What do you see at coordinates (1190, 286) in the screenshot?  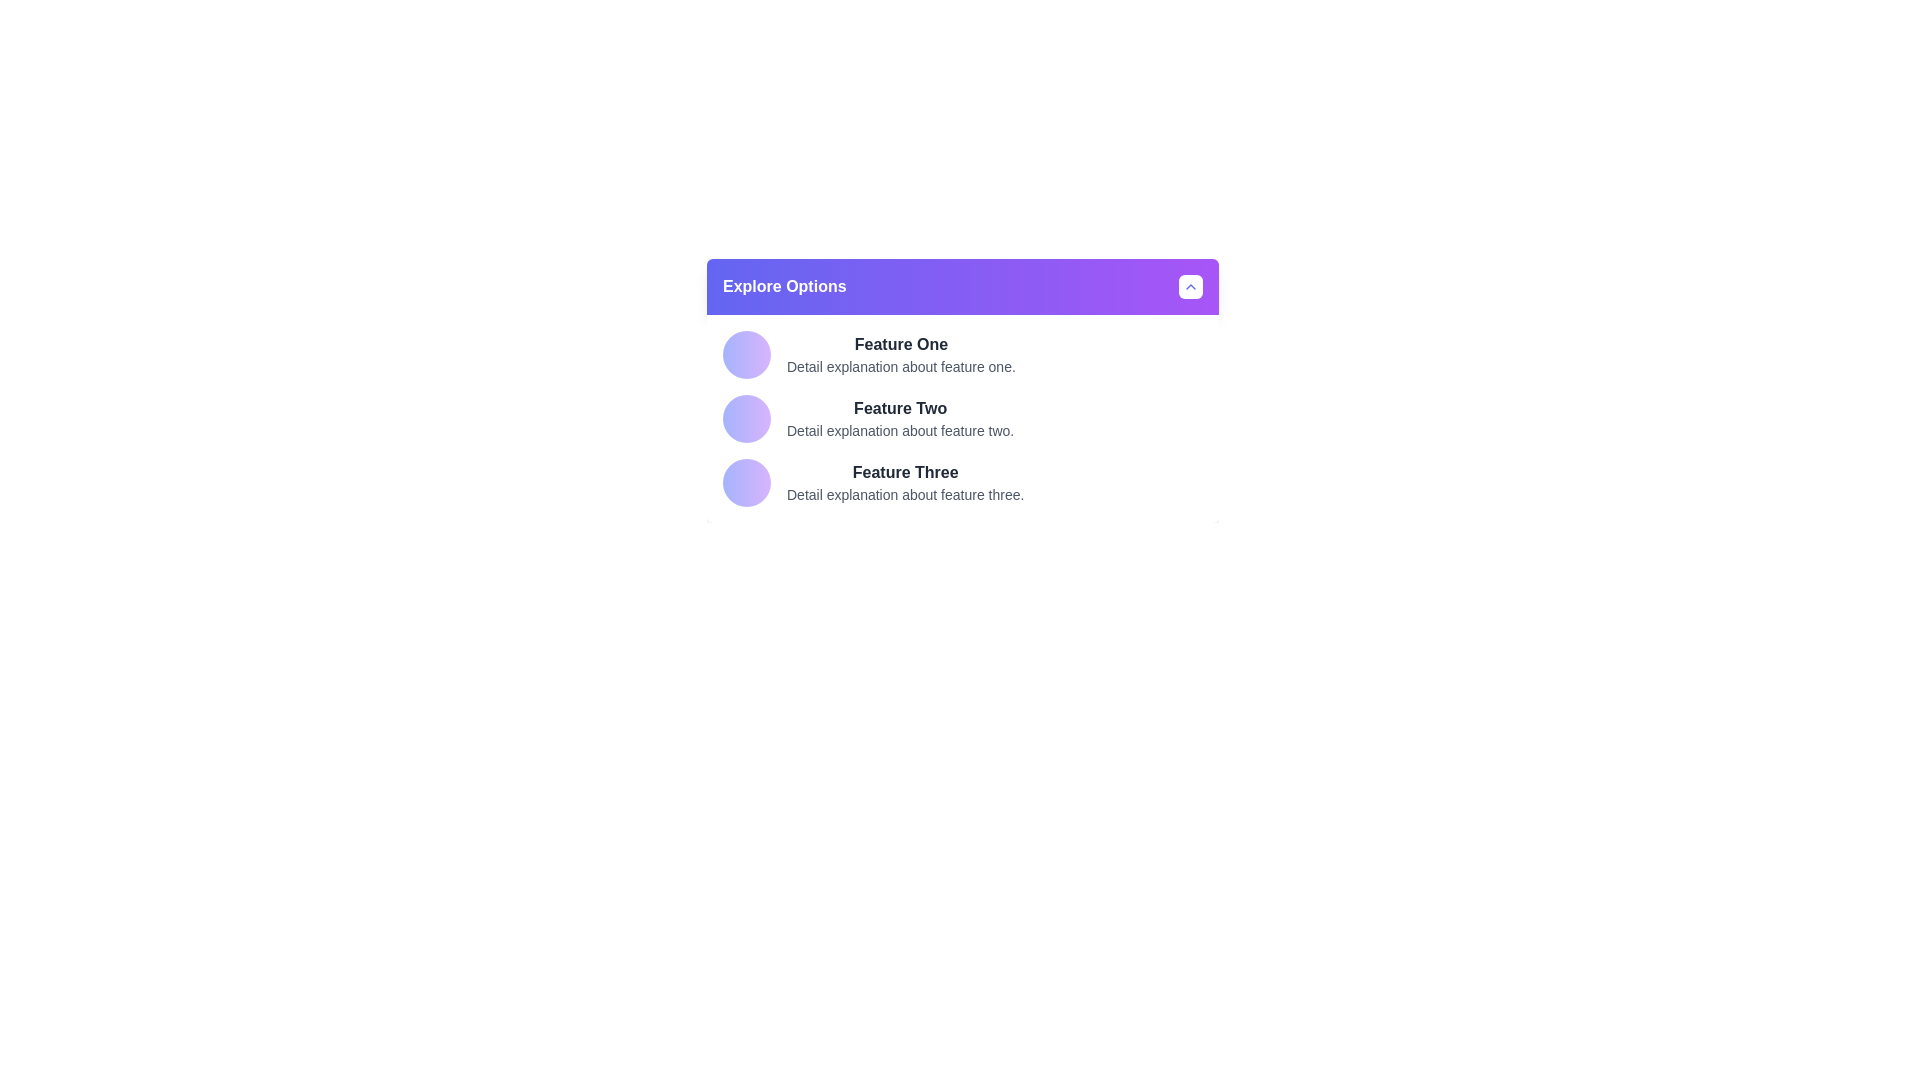 I see `the interactive icon located in the rounded button with a white background and blue border, adjacent to the top-right edge of the purple header bar labeled 'Explore Options'` at bounding box center [1190, 286].